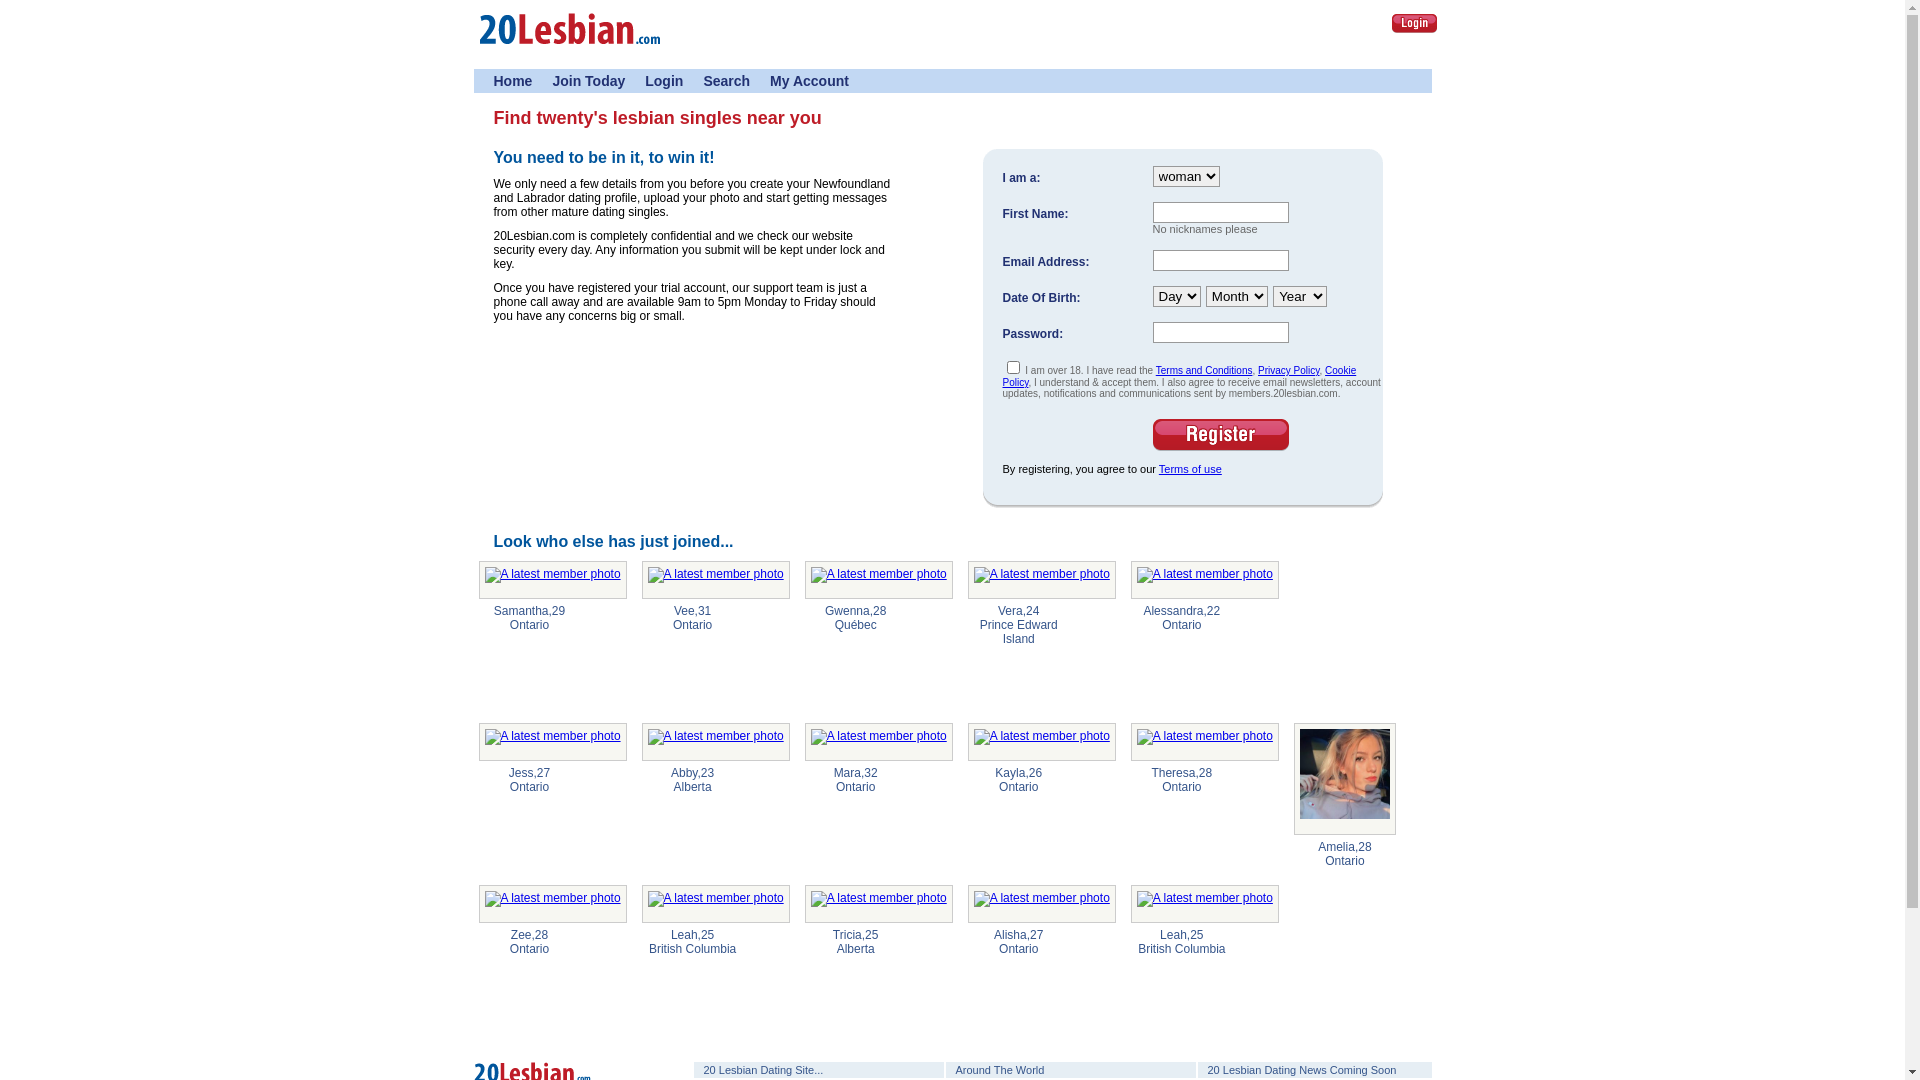 The width and height of the screenshot is (1920, 1080). I want to click on 'Amelia, 28 from Toronto, Ontario', so click(1344, 778).